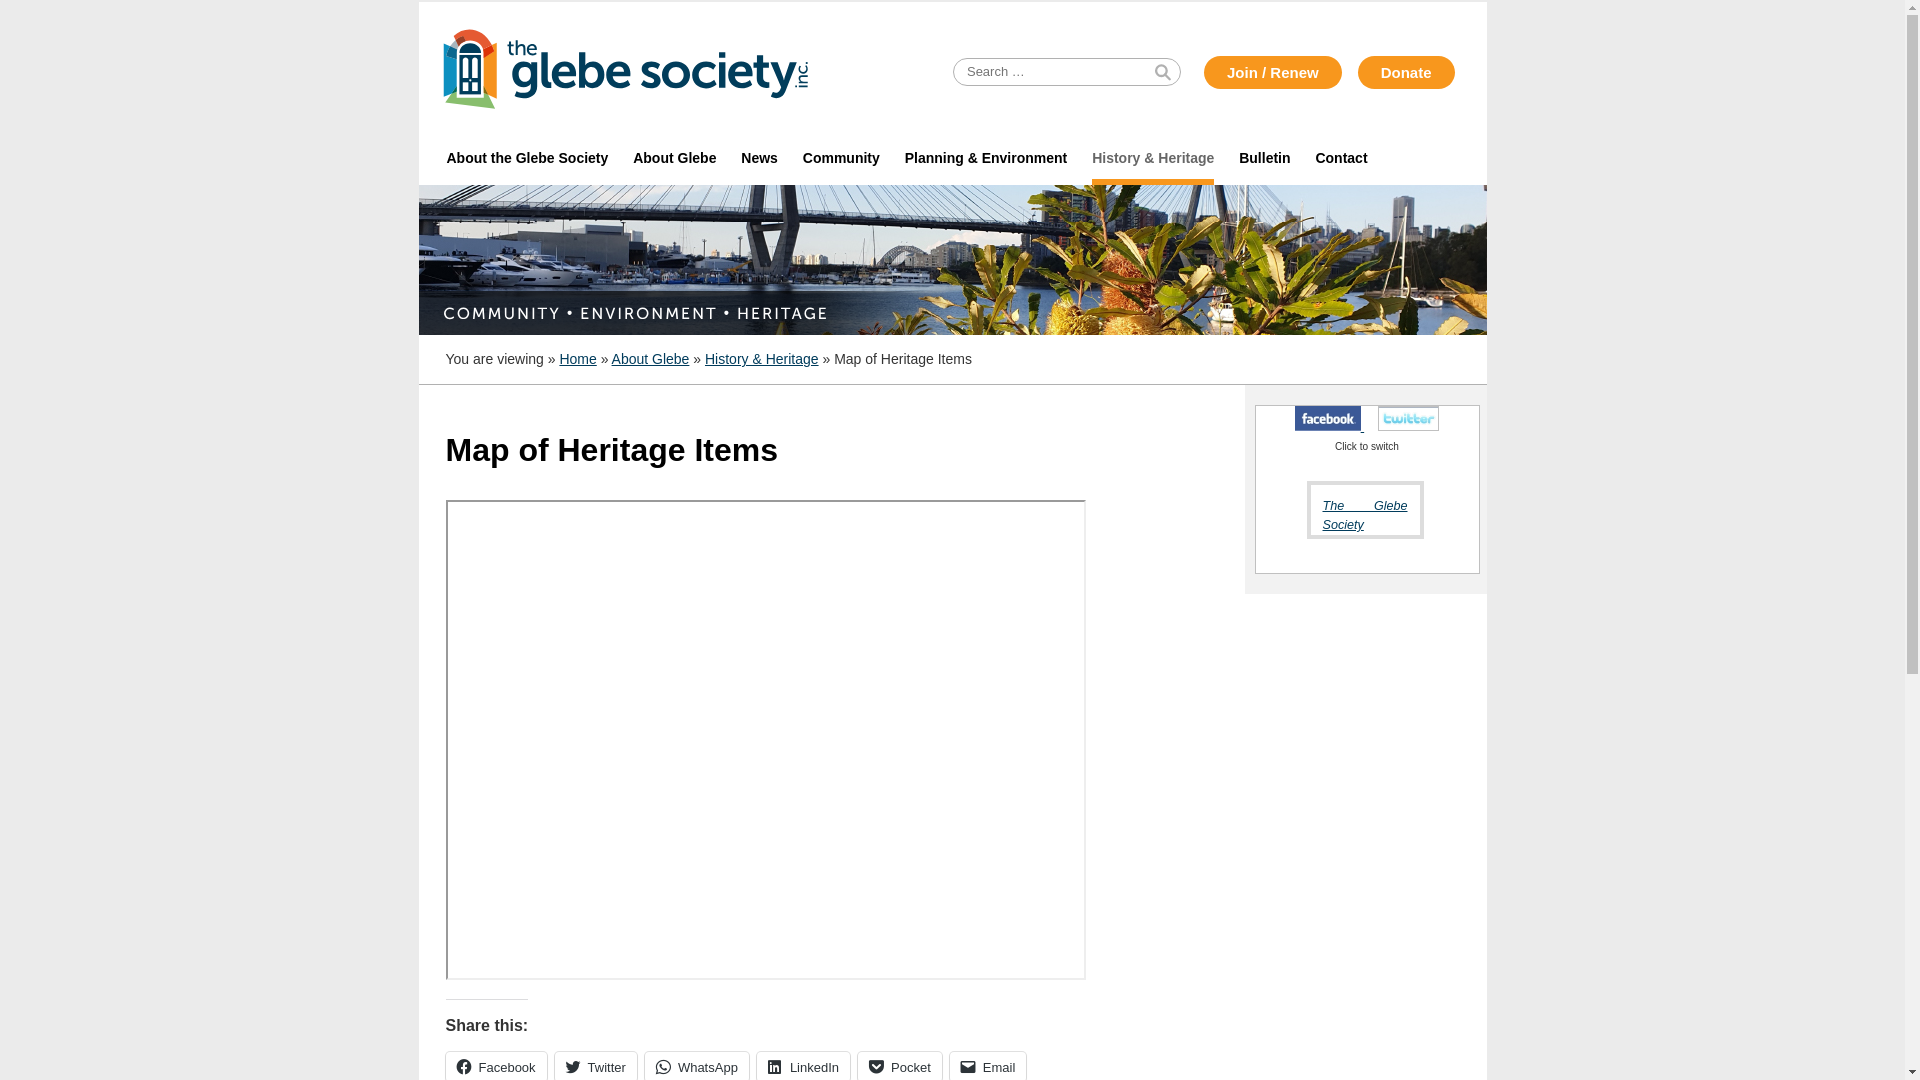 The height and width of the screenshot is (1080, 1920). I want to click on 'About Glebe', so click(651, 357).